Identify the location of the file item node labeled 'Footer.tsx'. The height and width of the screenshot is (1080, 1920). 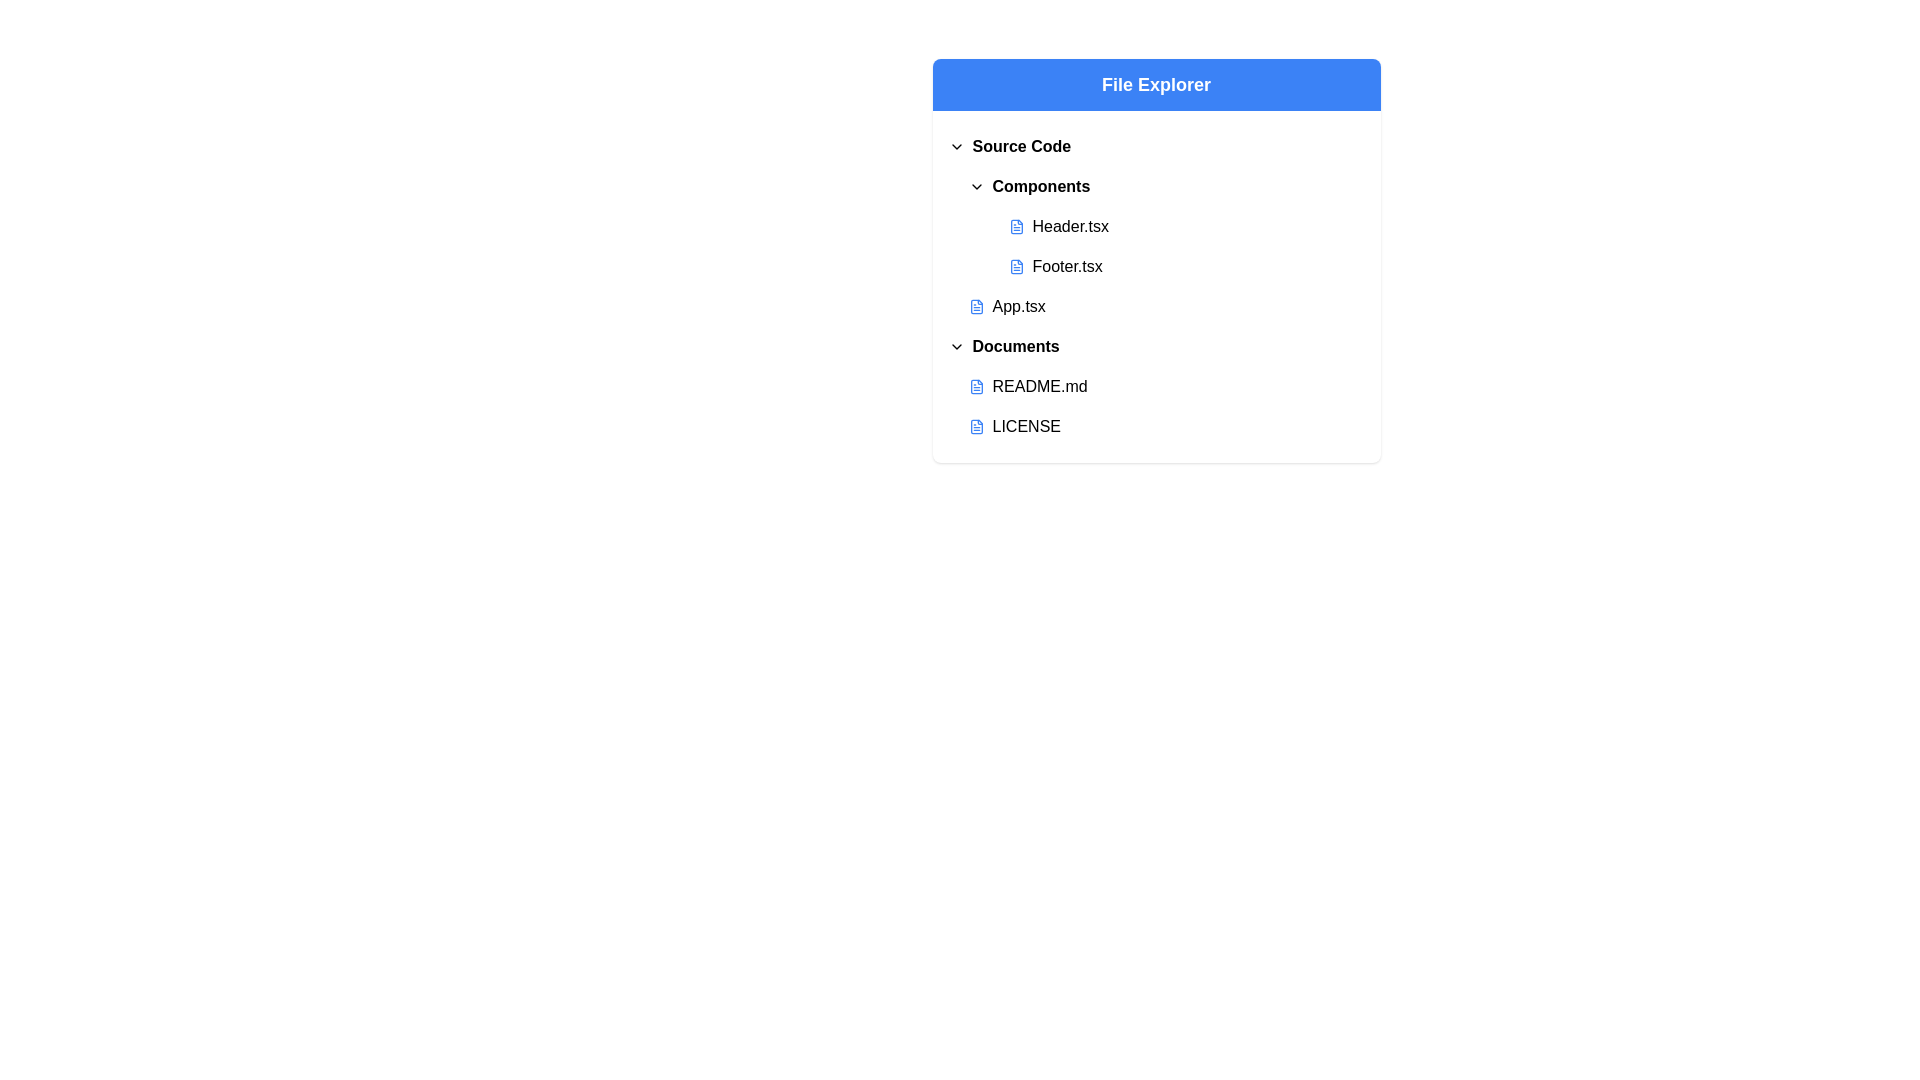
(1166, 265).